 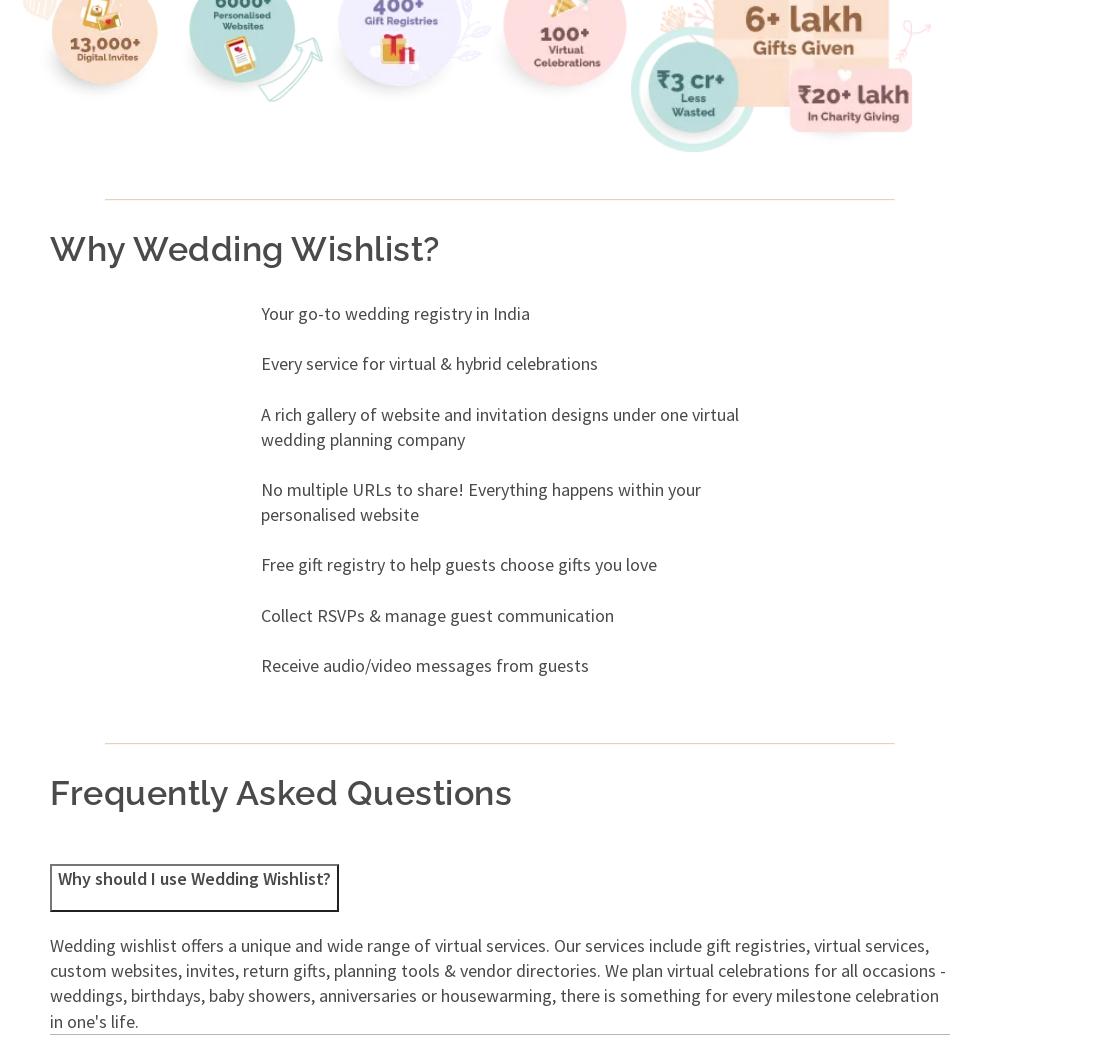 I want to click on 'Receive audio/video messages from guests', so click(x=258, y=664).